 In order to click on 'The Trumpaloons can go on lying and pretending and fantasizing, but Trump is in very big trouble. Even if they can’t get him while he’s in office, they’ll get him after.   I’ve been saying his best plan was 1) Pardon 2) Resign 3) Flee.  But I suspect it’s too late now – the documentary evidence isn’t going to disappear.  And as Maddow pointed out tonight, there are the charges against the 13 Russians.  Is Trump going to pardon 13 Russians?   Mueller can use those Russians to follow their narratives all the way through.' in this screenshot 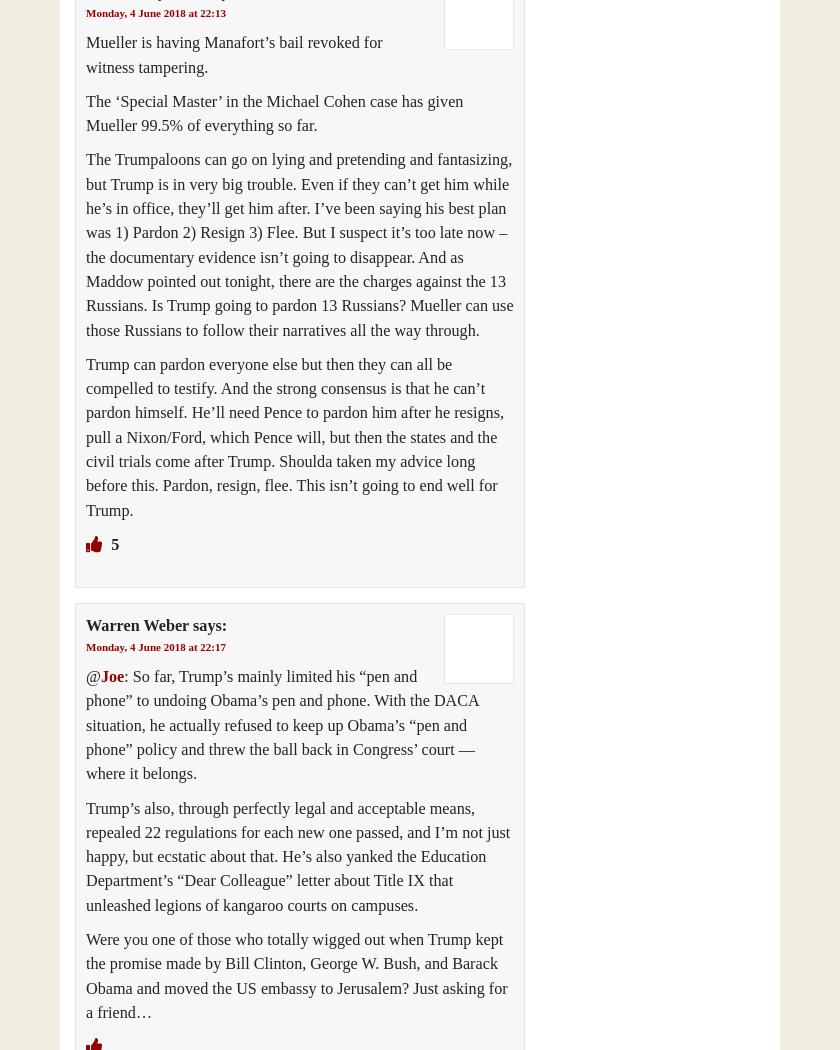, I will do `click(86, 244)`.